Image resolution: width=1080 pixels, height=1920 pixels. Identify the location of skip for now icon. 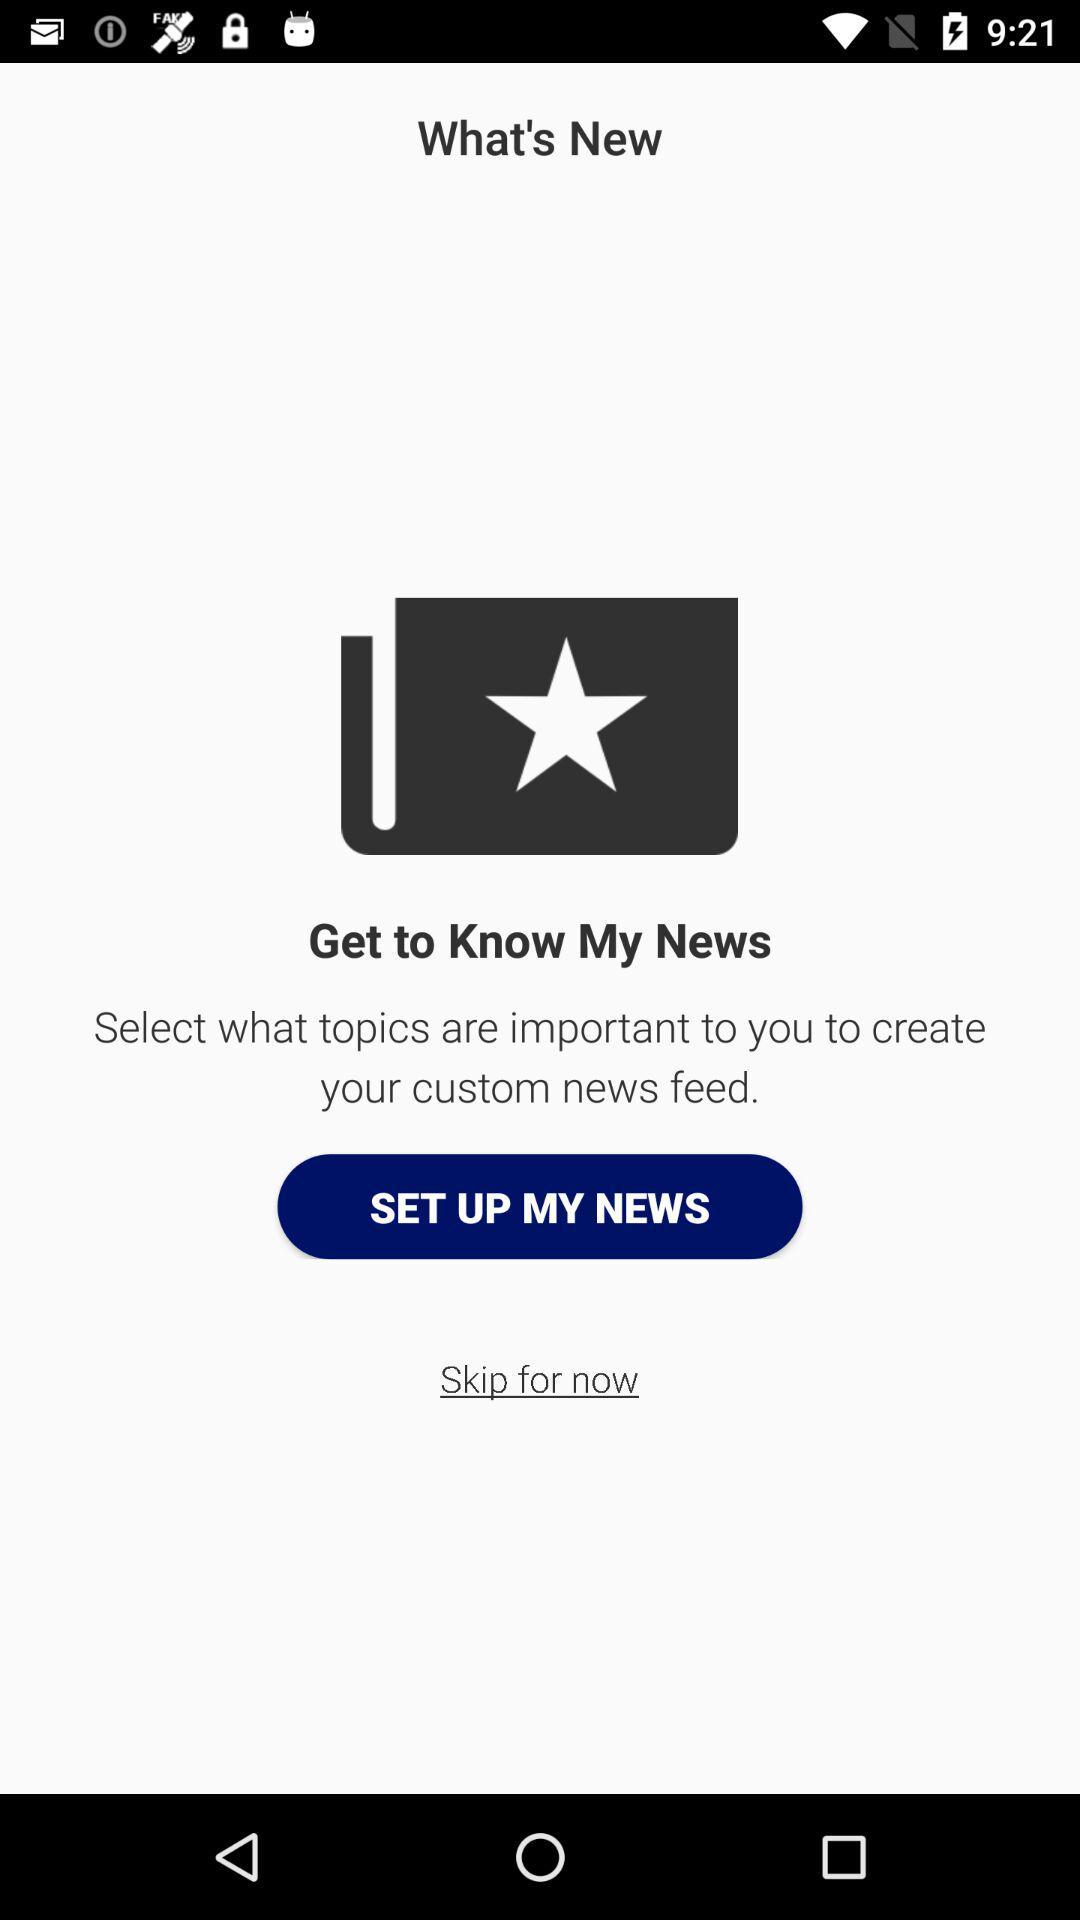
(538, 1377).